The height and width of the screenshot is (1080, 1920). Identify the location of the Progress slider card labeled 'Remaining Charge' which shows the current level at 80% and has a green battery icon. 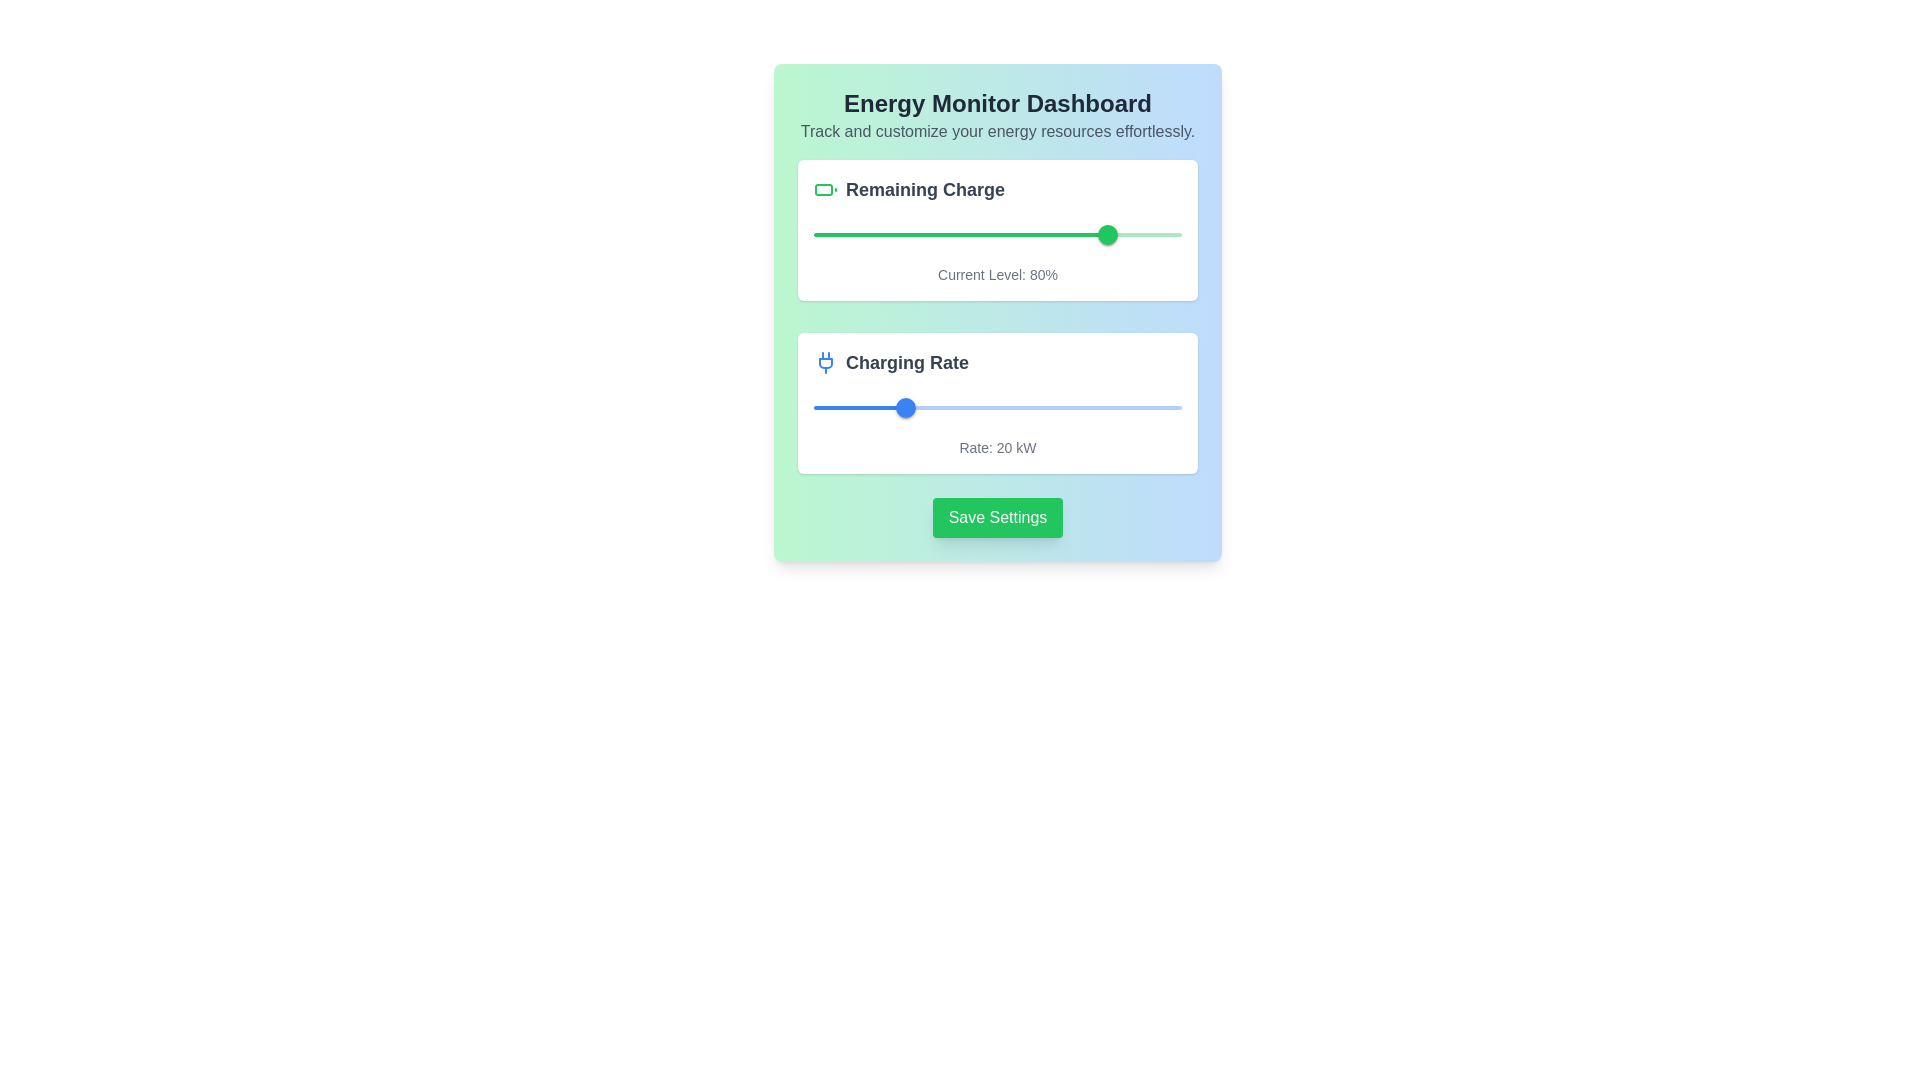
(998, 229).